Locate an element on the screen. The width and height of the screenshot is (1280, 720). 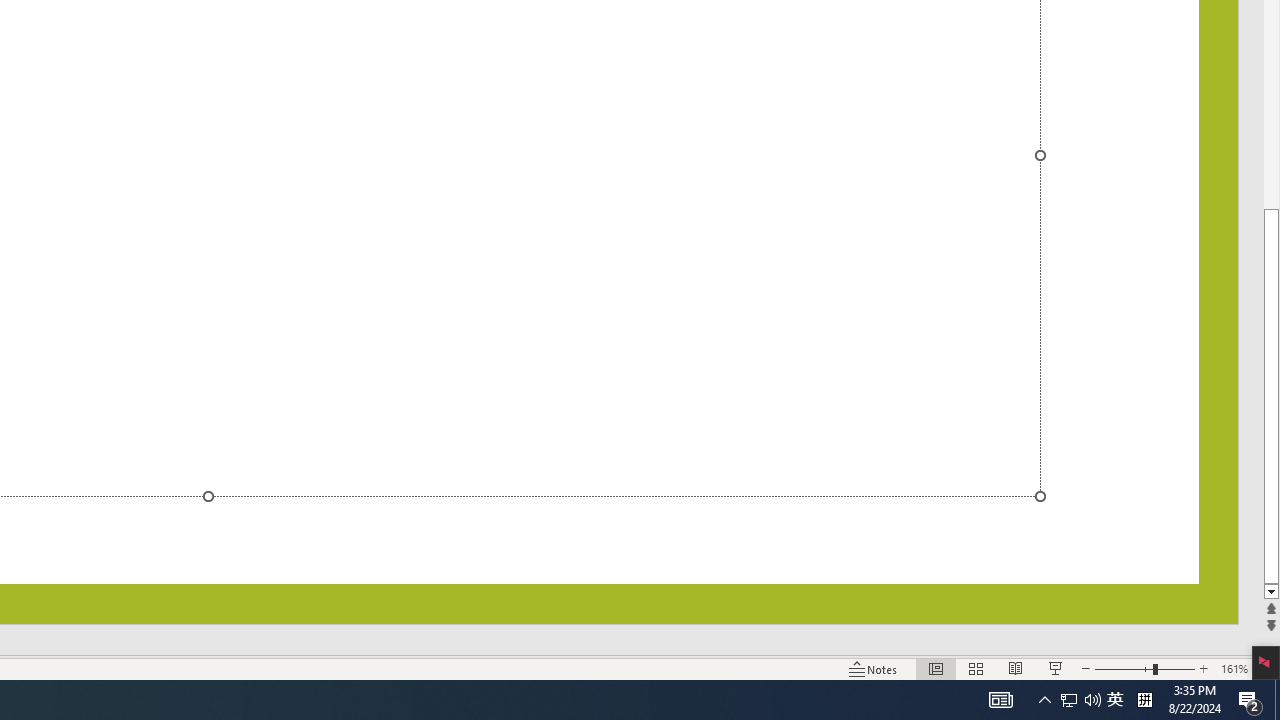
'Zoom 161%' is located at coordinates (1233, 669).